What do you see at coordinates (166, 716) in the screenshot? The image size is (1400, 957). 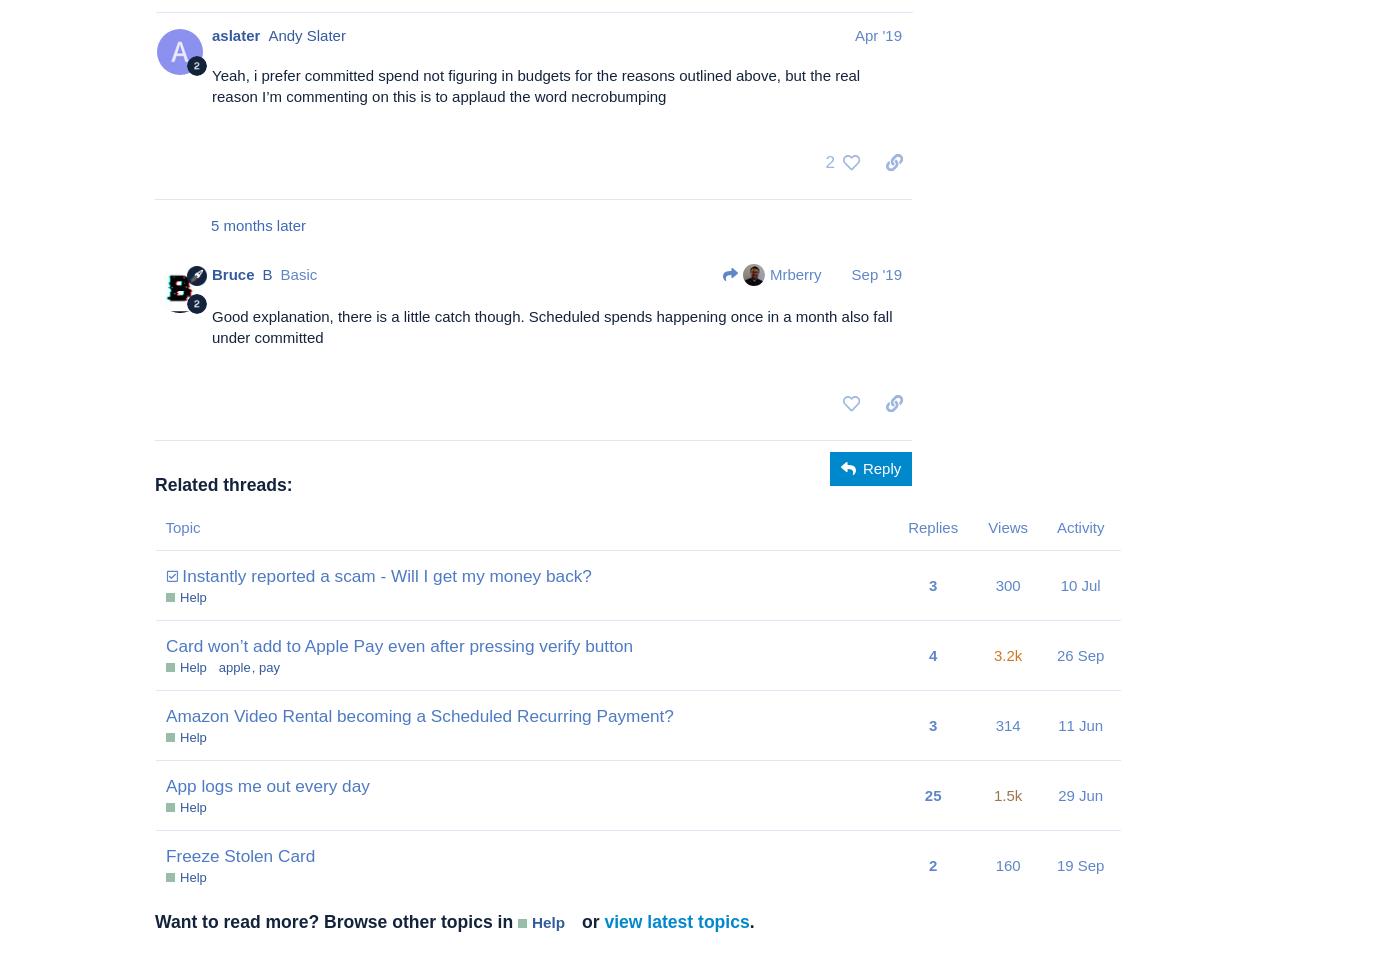 I see `'Amazon Video Rental becoming a Scheduled Recurring Payment?'` at bounding box center [166, 716].